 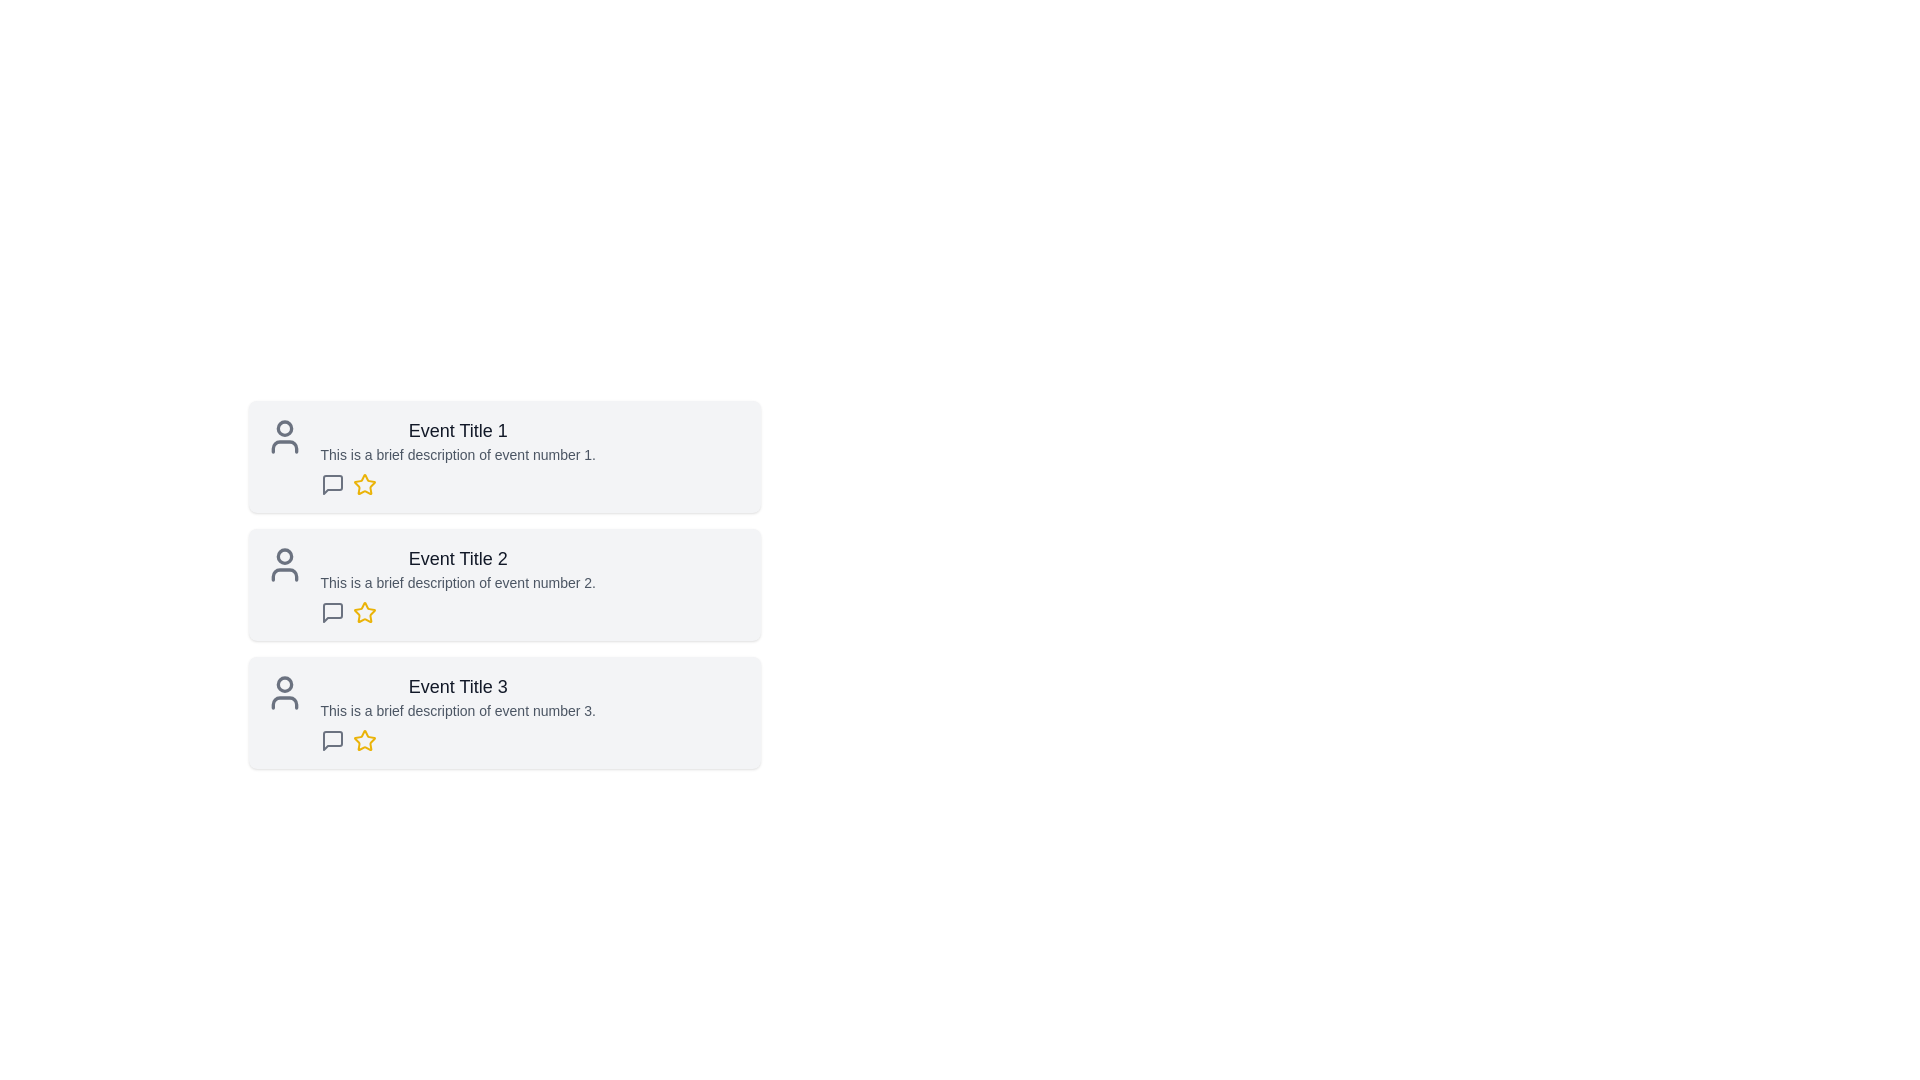 I want to click on the yellow star icon, which is the third icon in a horizontal arrangement, so click(x=364, y=612).